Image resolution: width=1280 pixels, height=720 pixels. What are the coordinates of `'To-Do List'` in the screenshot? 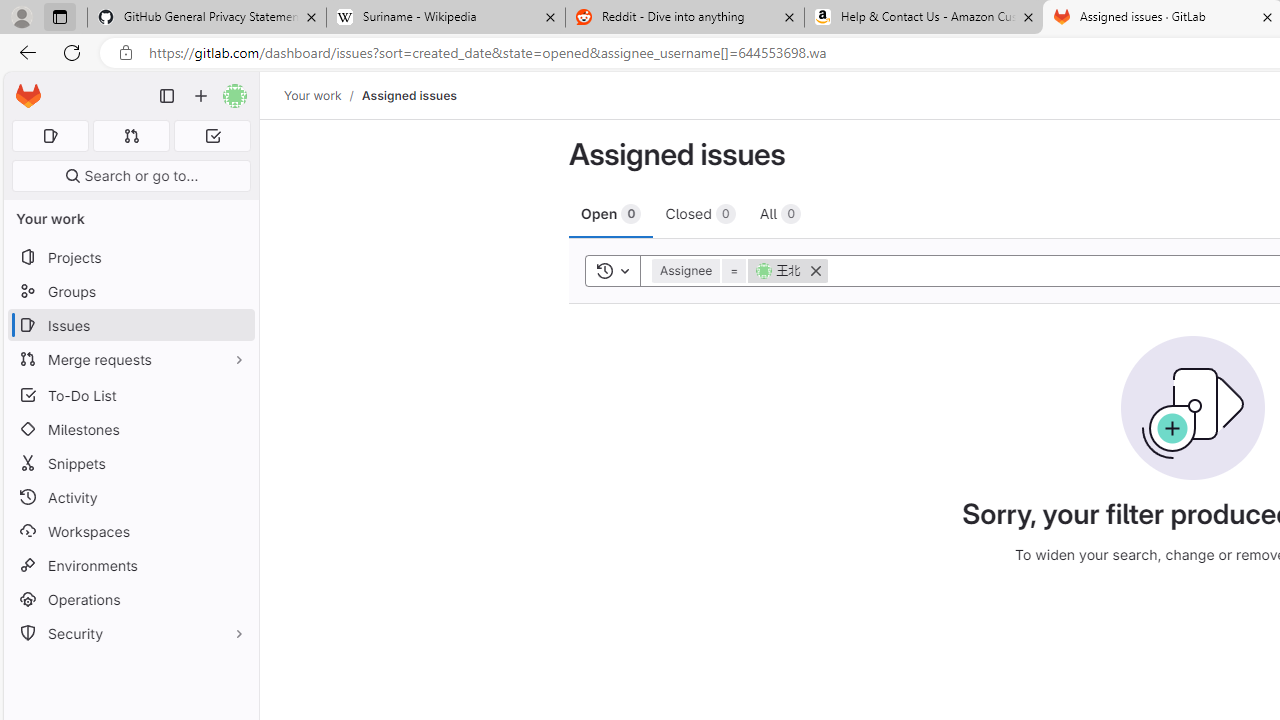 It's located at (130, 395).